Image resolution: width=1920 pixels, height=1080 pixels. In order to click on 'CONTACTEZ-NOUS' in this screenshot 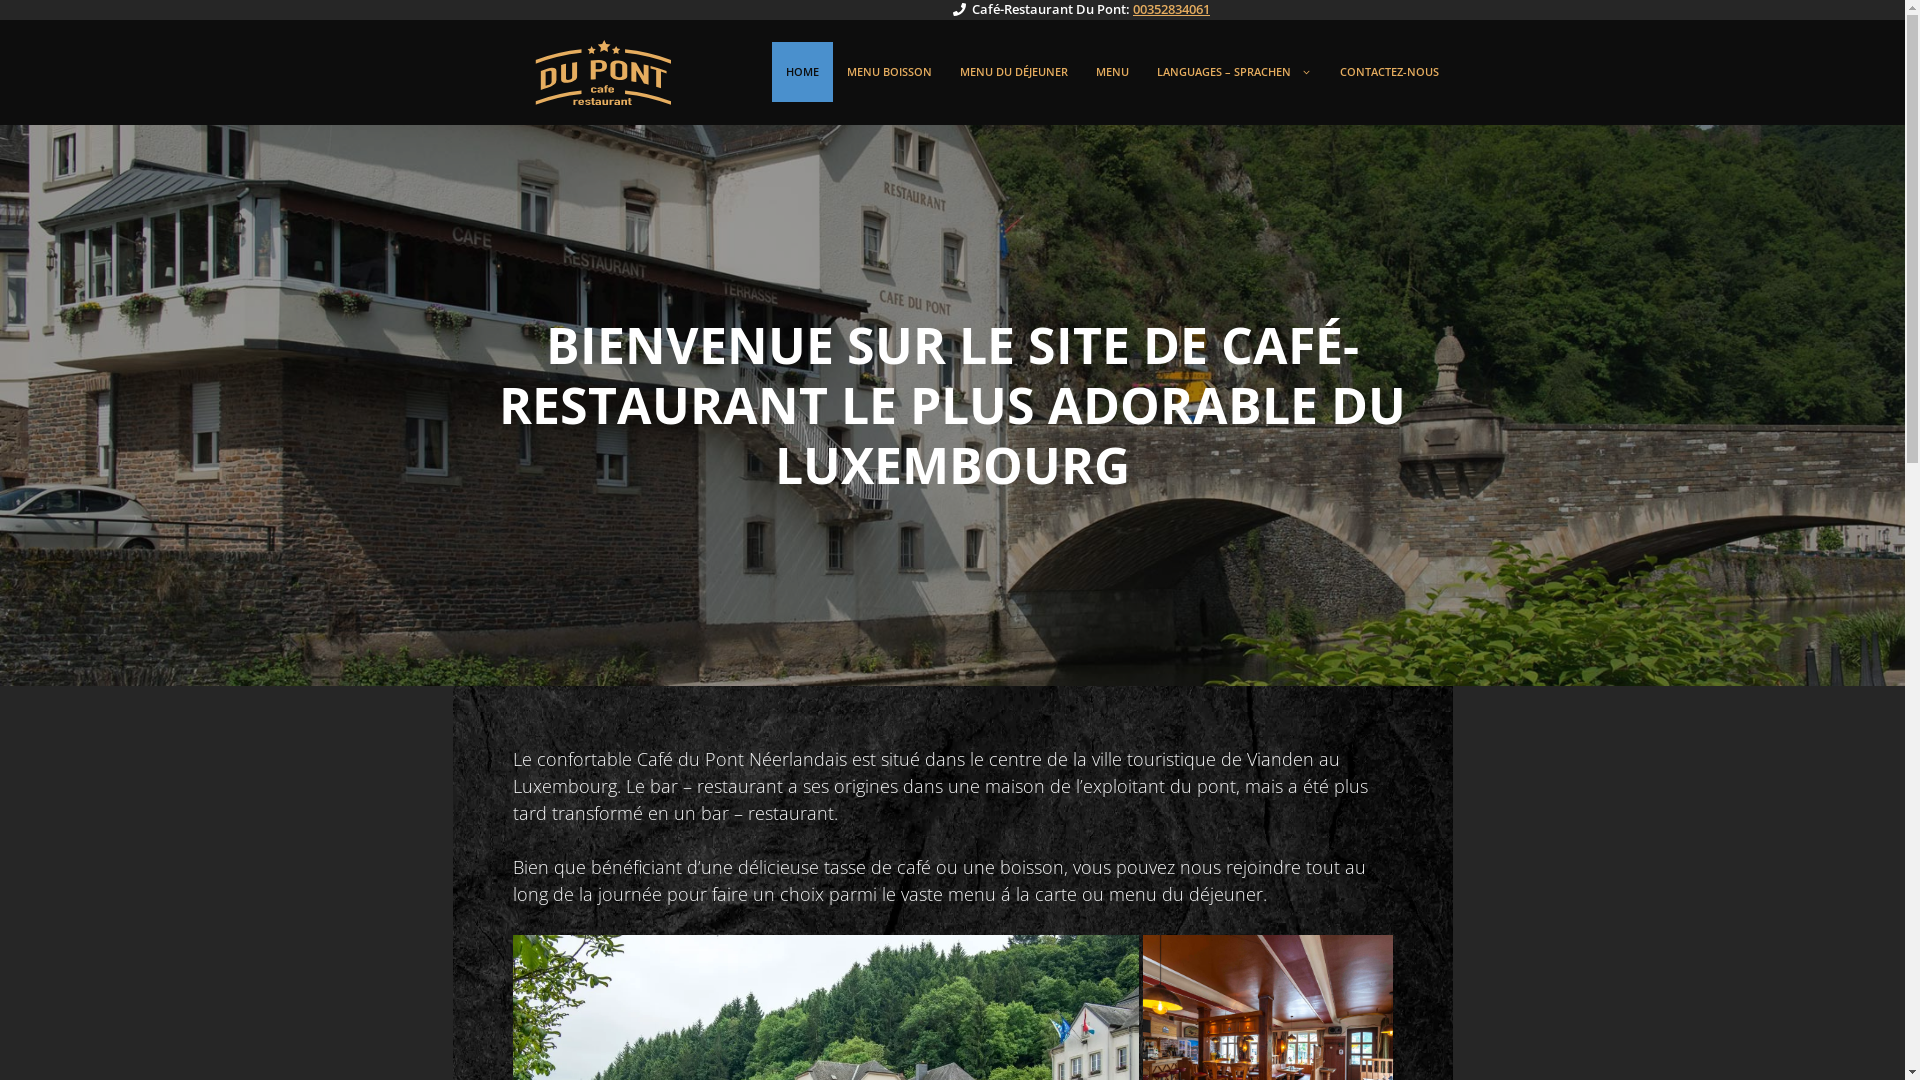, I will do `click(1388, 71)`.